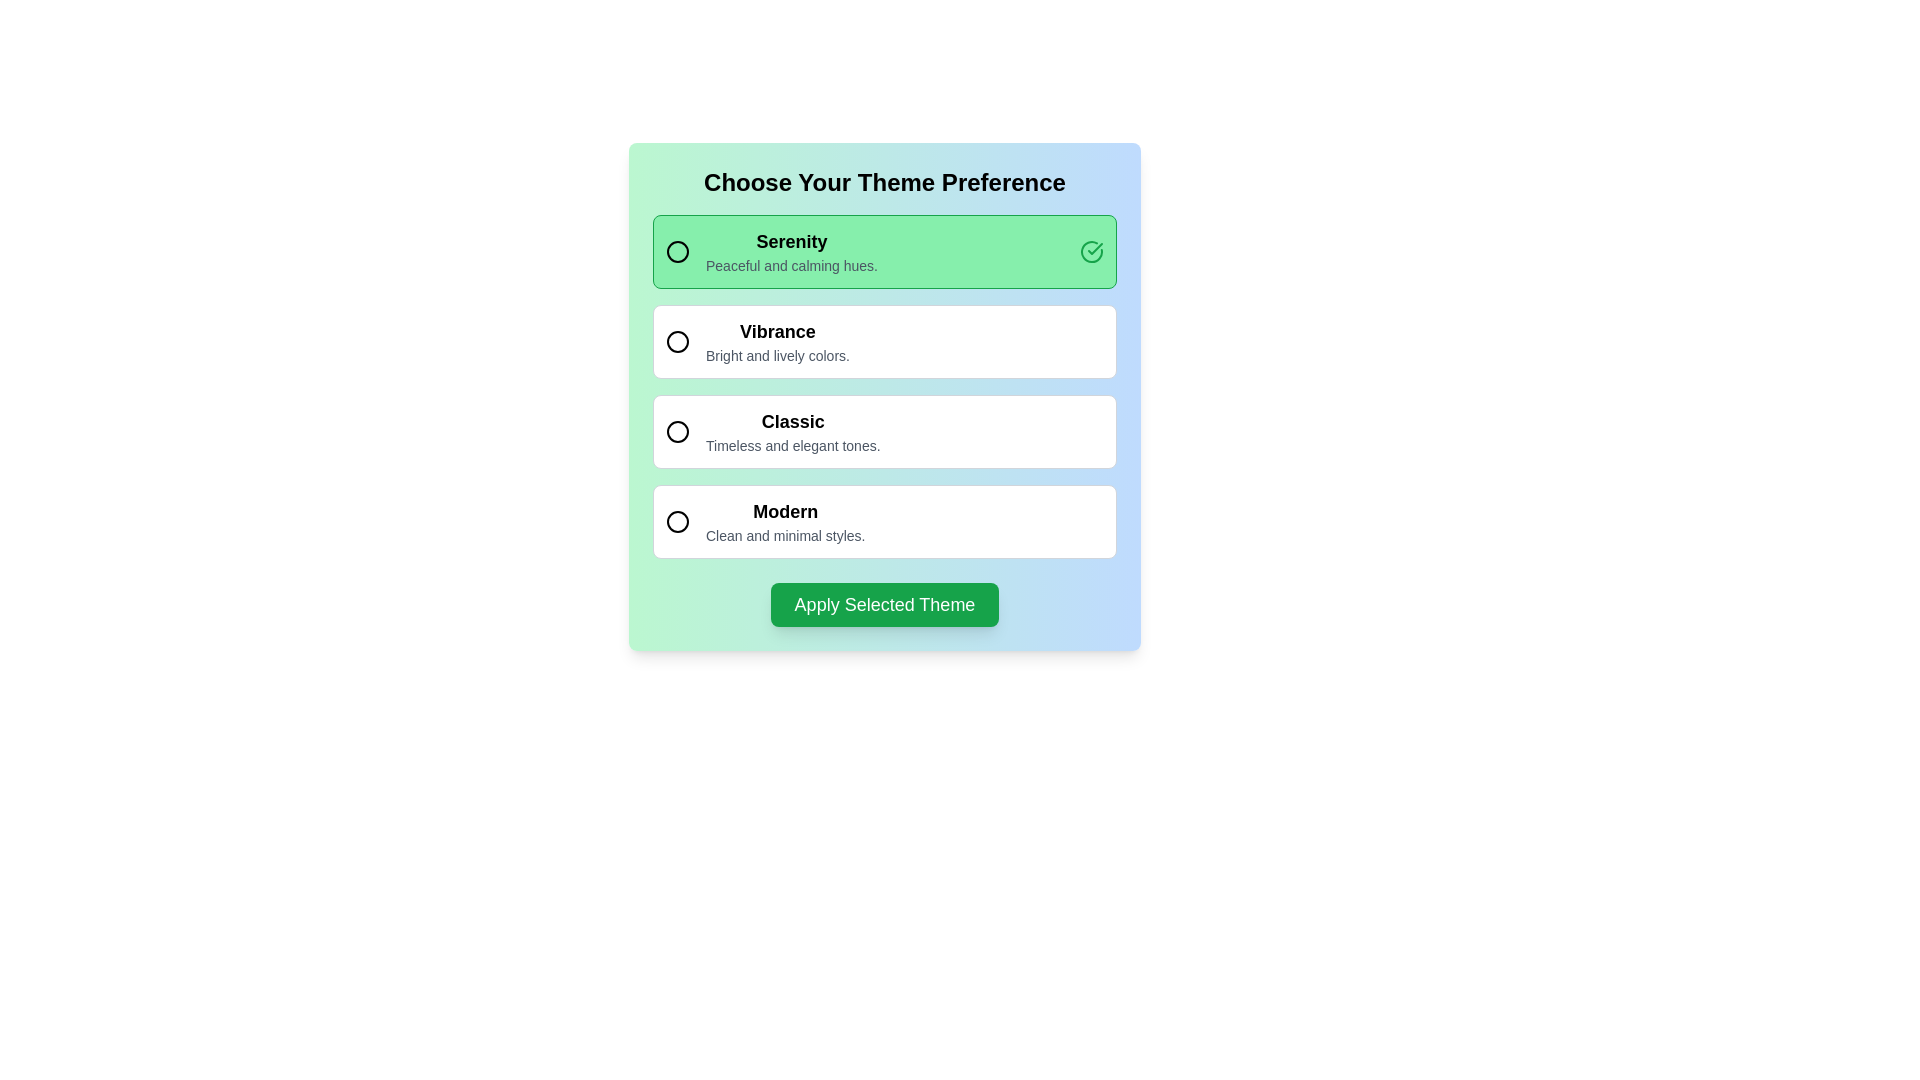  I want to click on the descriptive text label for the 'Serenity' theme option, which is located directly below the 'Serenity' text in the topmost green panel of the theme preference selection, so click(791, 265).